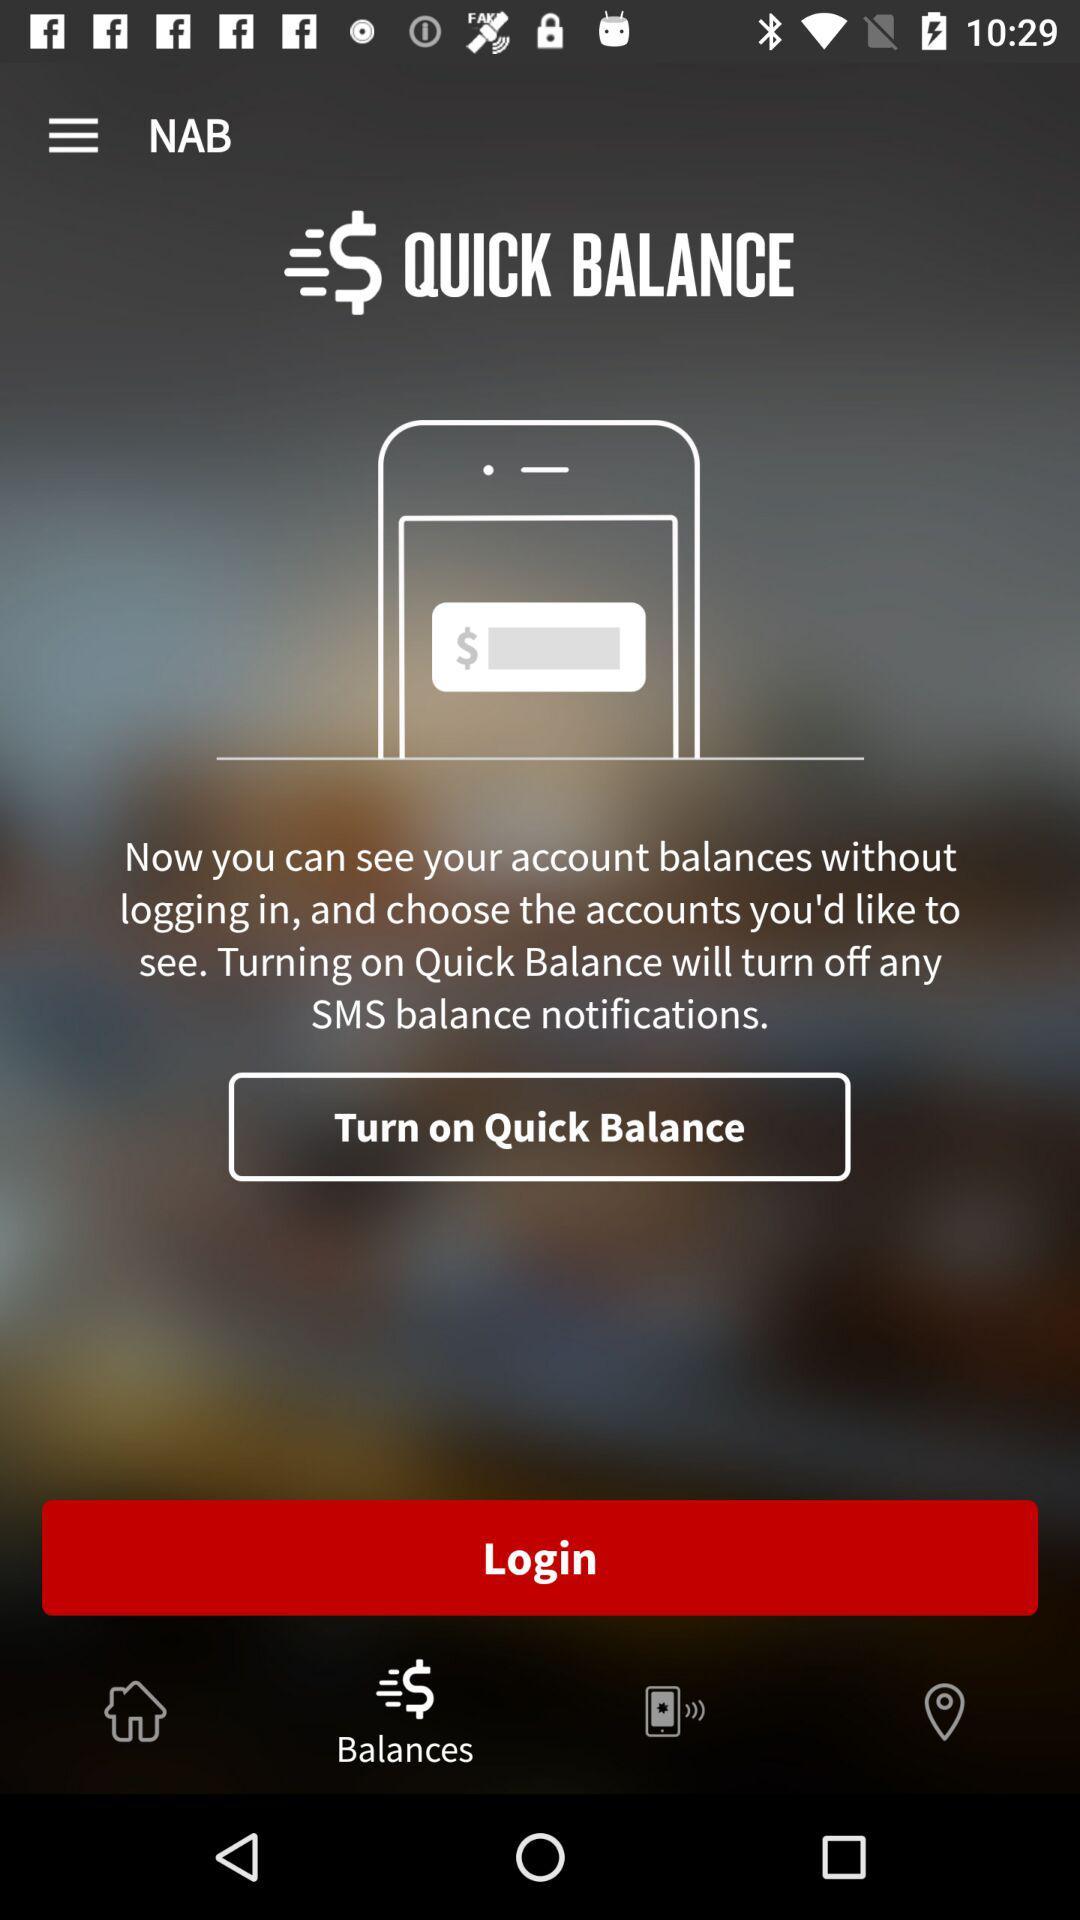 This screenshot has width=1080, height=1920. Describe the element at coordinates (540, 1556) in the screenshot. I see `the icon below turn on quick icon` at that location.